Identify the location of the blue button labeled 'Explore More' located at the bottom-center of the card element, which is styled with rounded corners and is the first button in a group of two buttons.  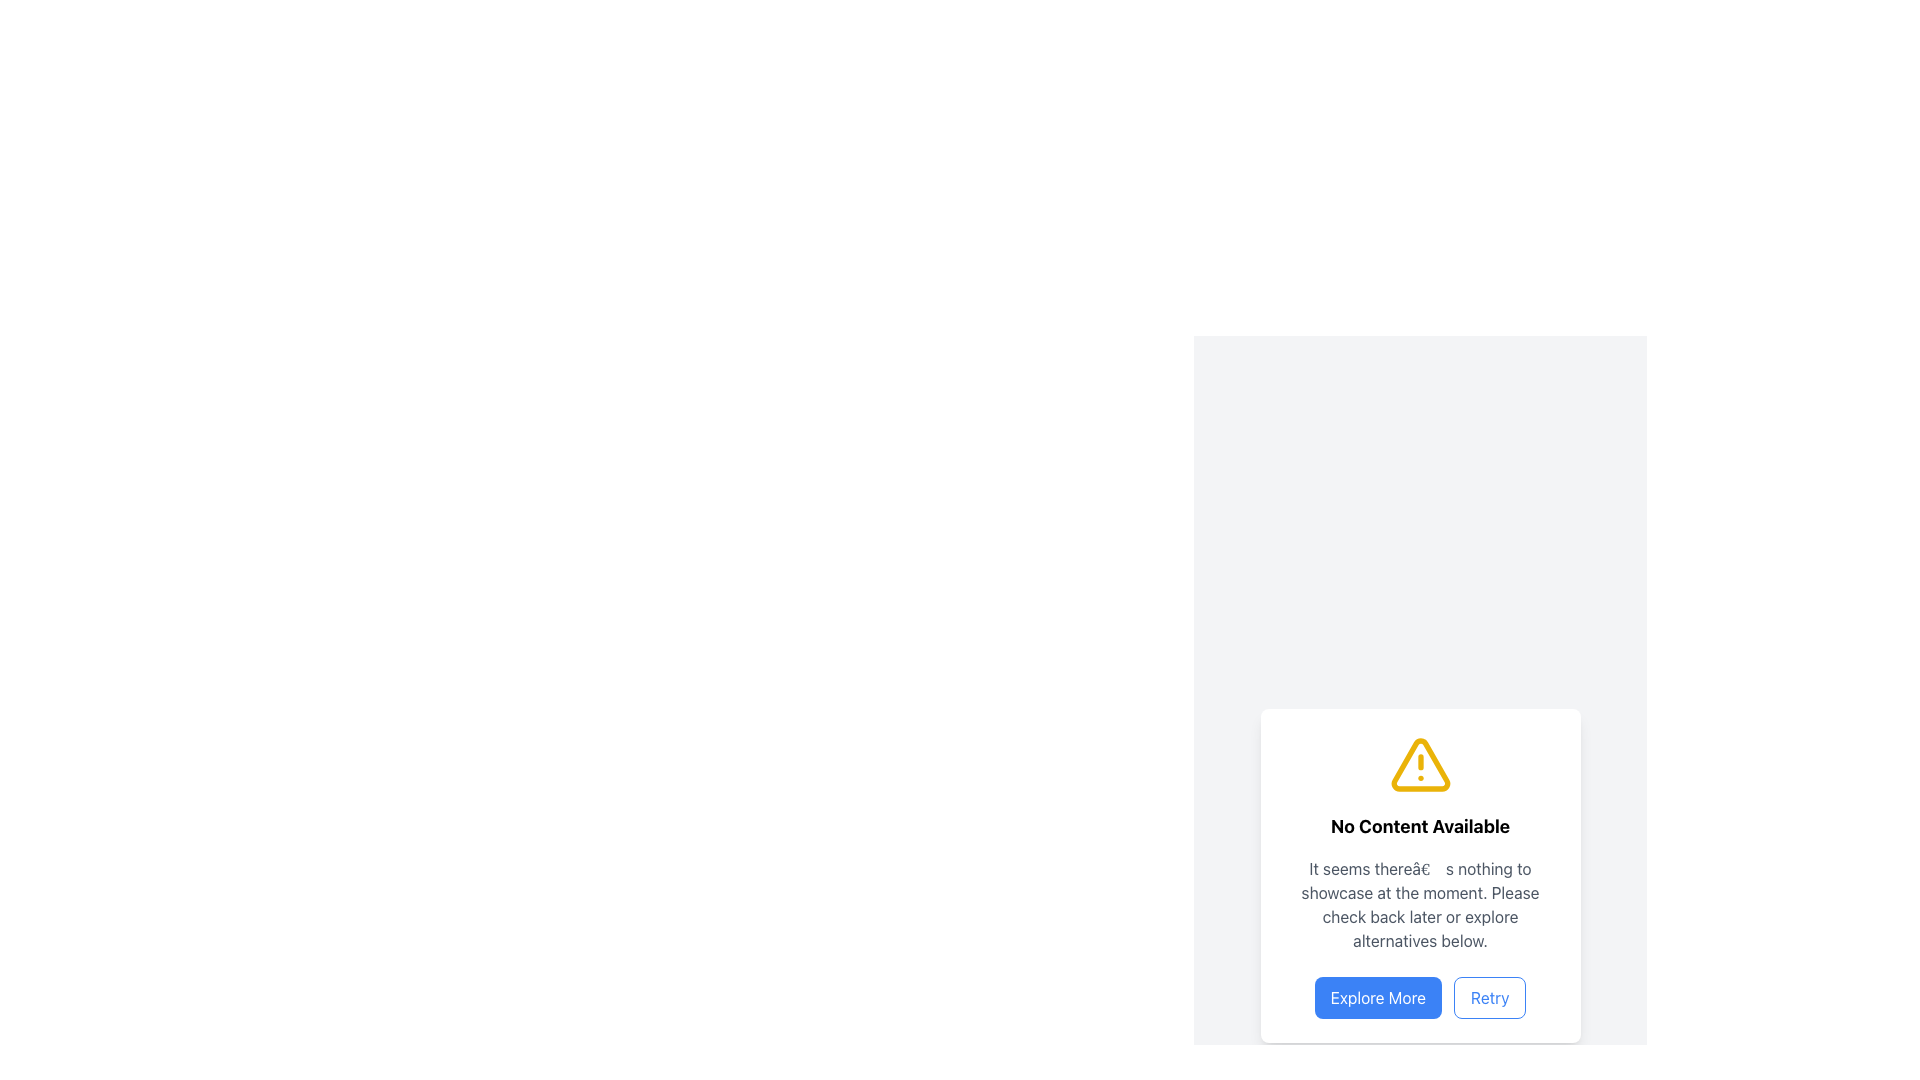
(1377, 998).